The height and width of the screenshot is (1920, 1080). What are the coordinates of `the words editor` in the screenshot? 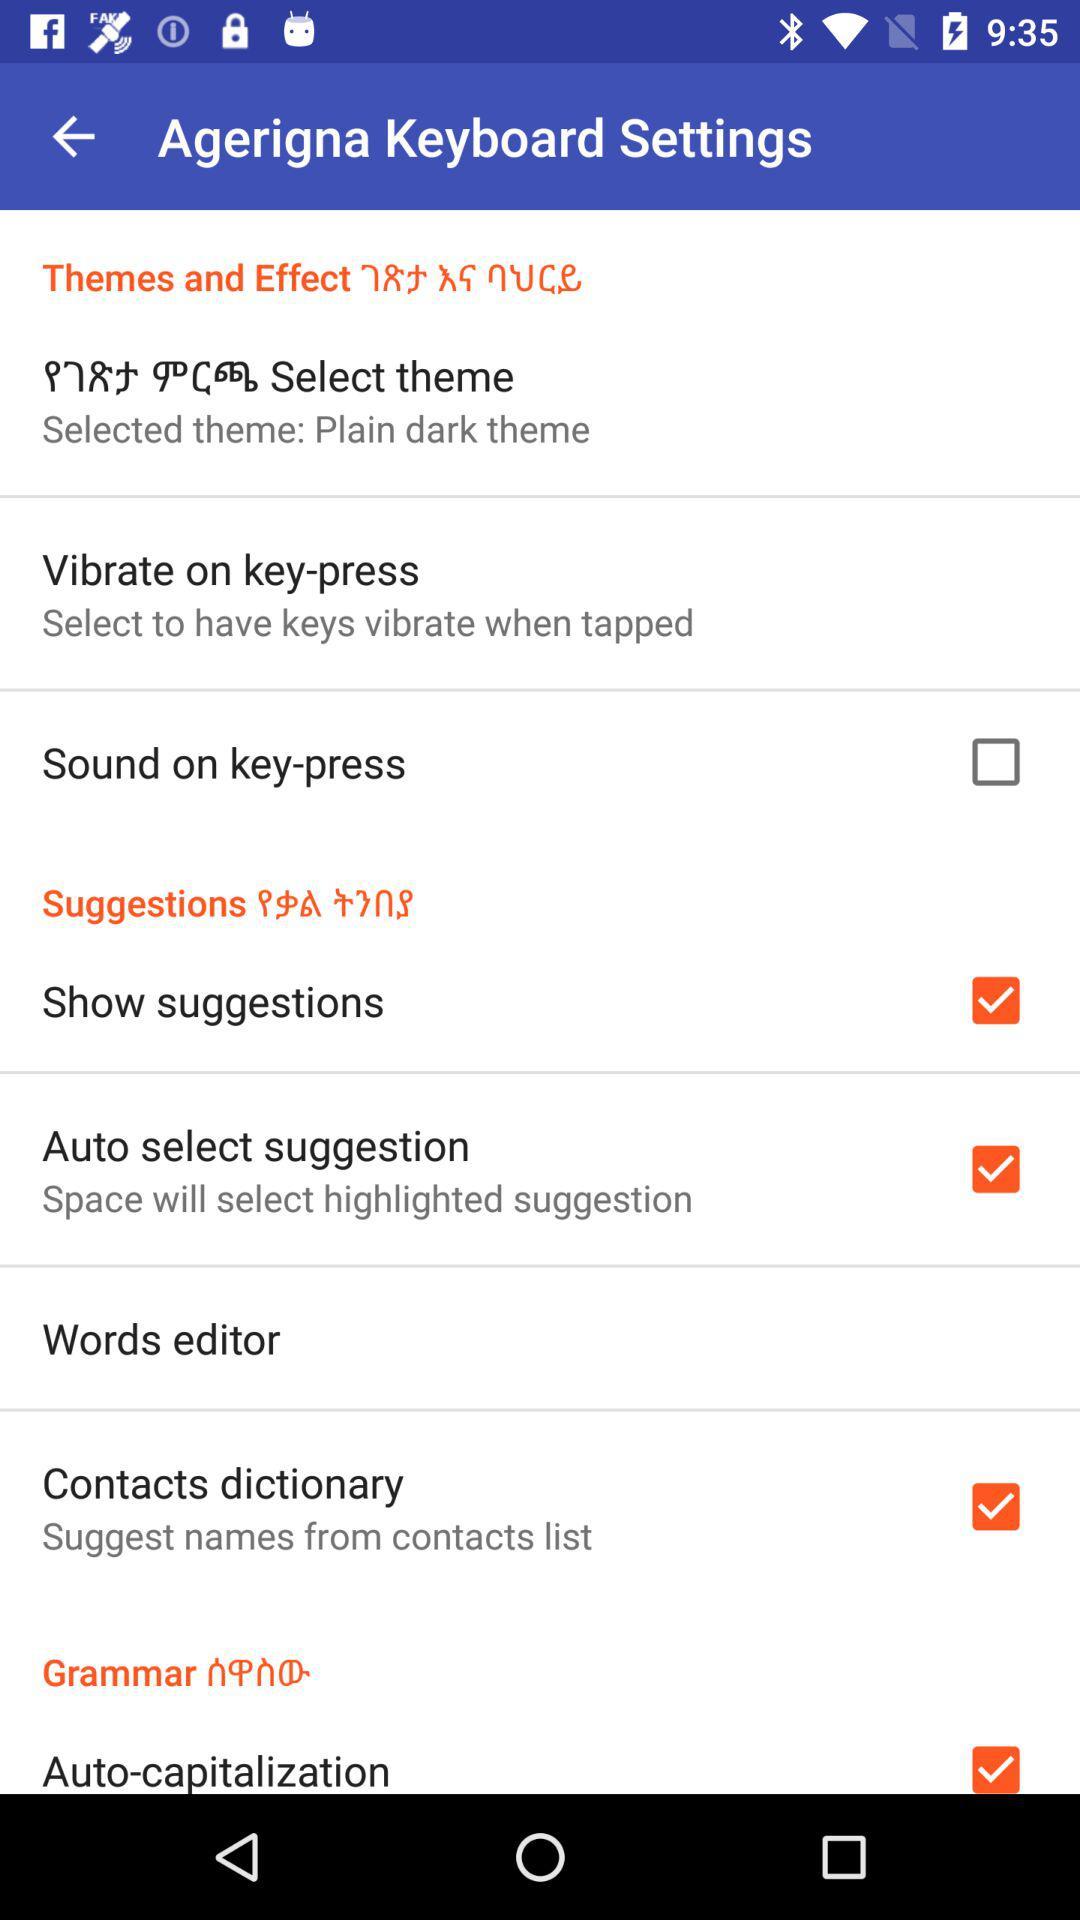 It's located at (160, 1338).